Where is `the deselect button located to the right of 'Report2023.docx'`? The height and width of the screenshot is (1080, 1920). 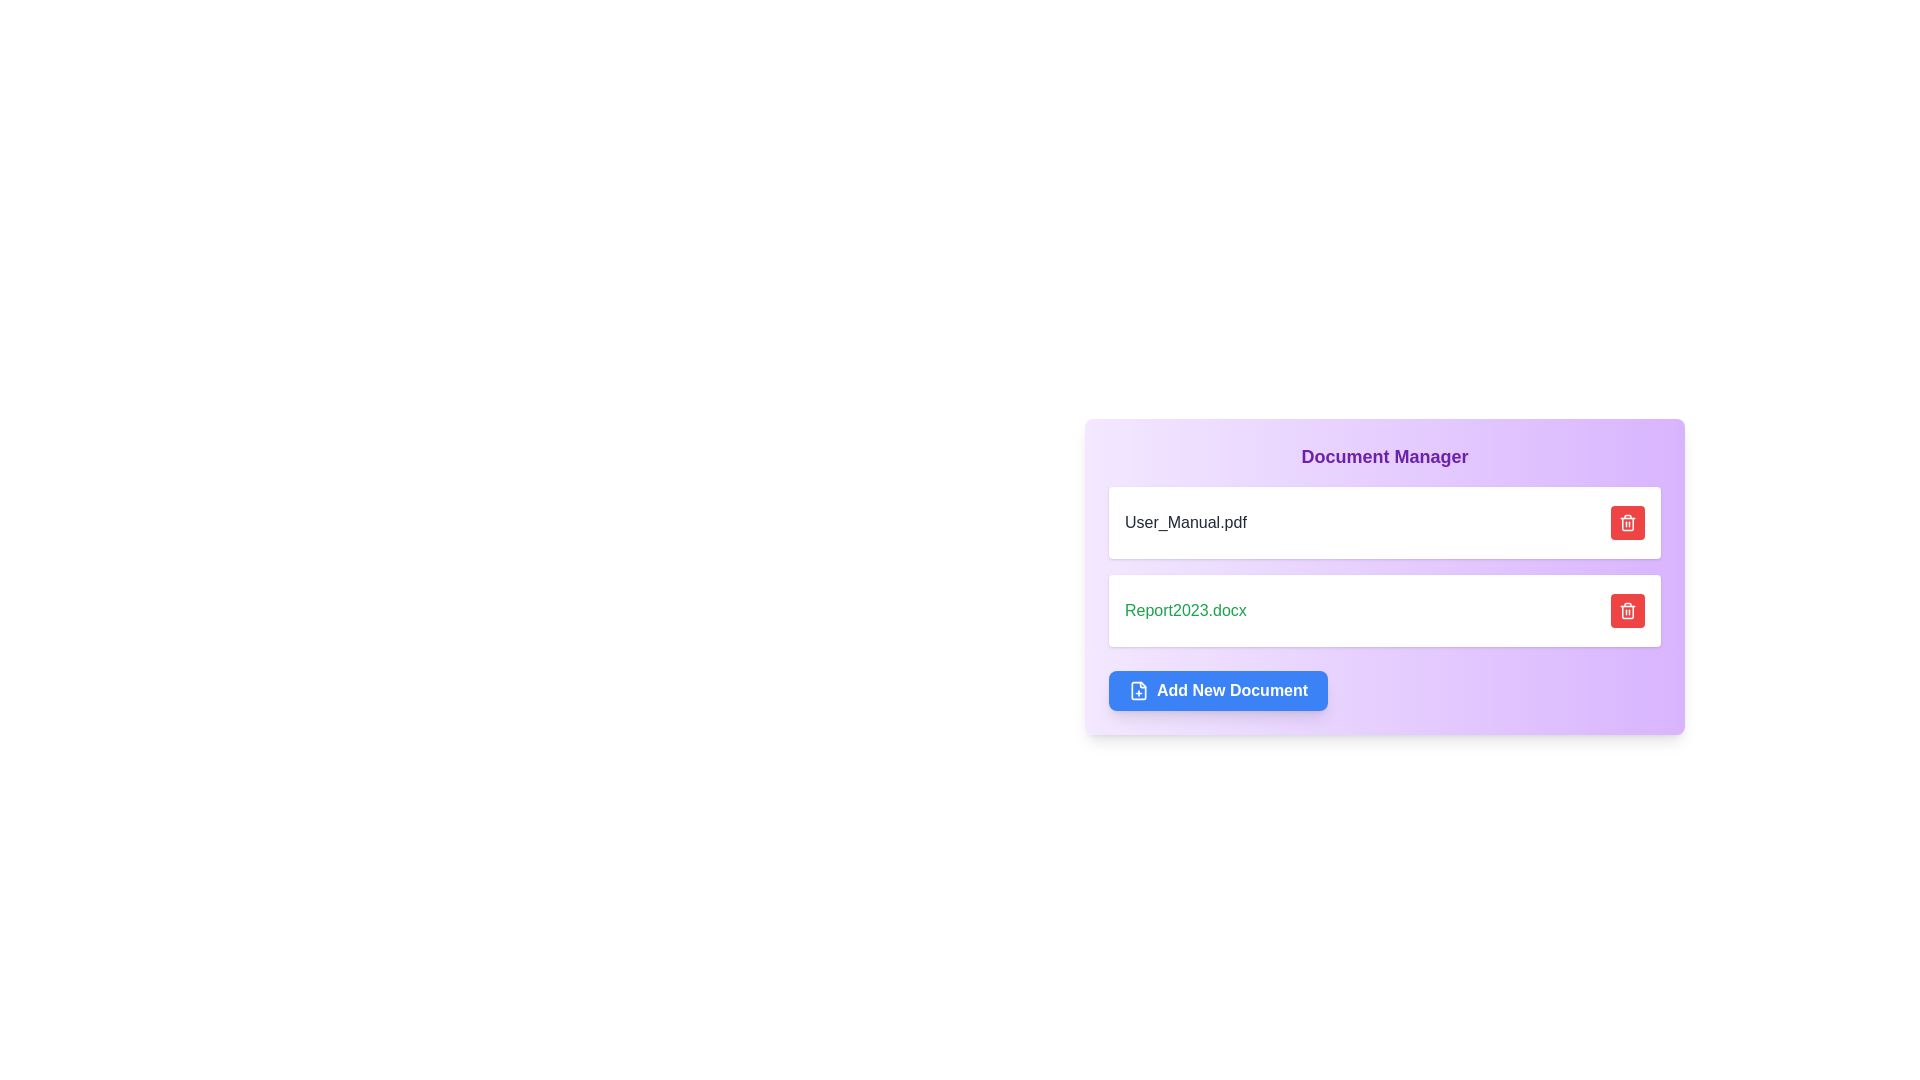
the deselect button located to the right of 'Report2023.docx' is located at coordinates (1579, 609).